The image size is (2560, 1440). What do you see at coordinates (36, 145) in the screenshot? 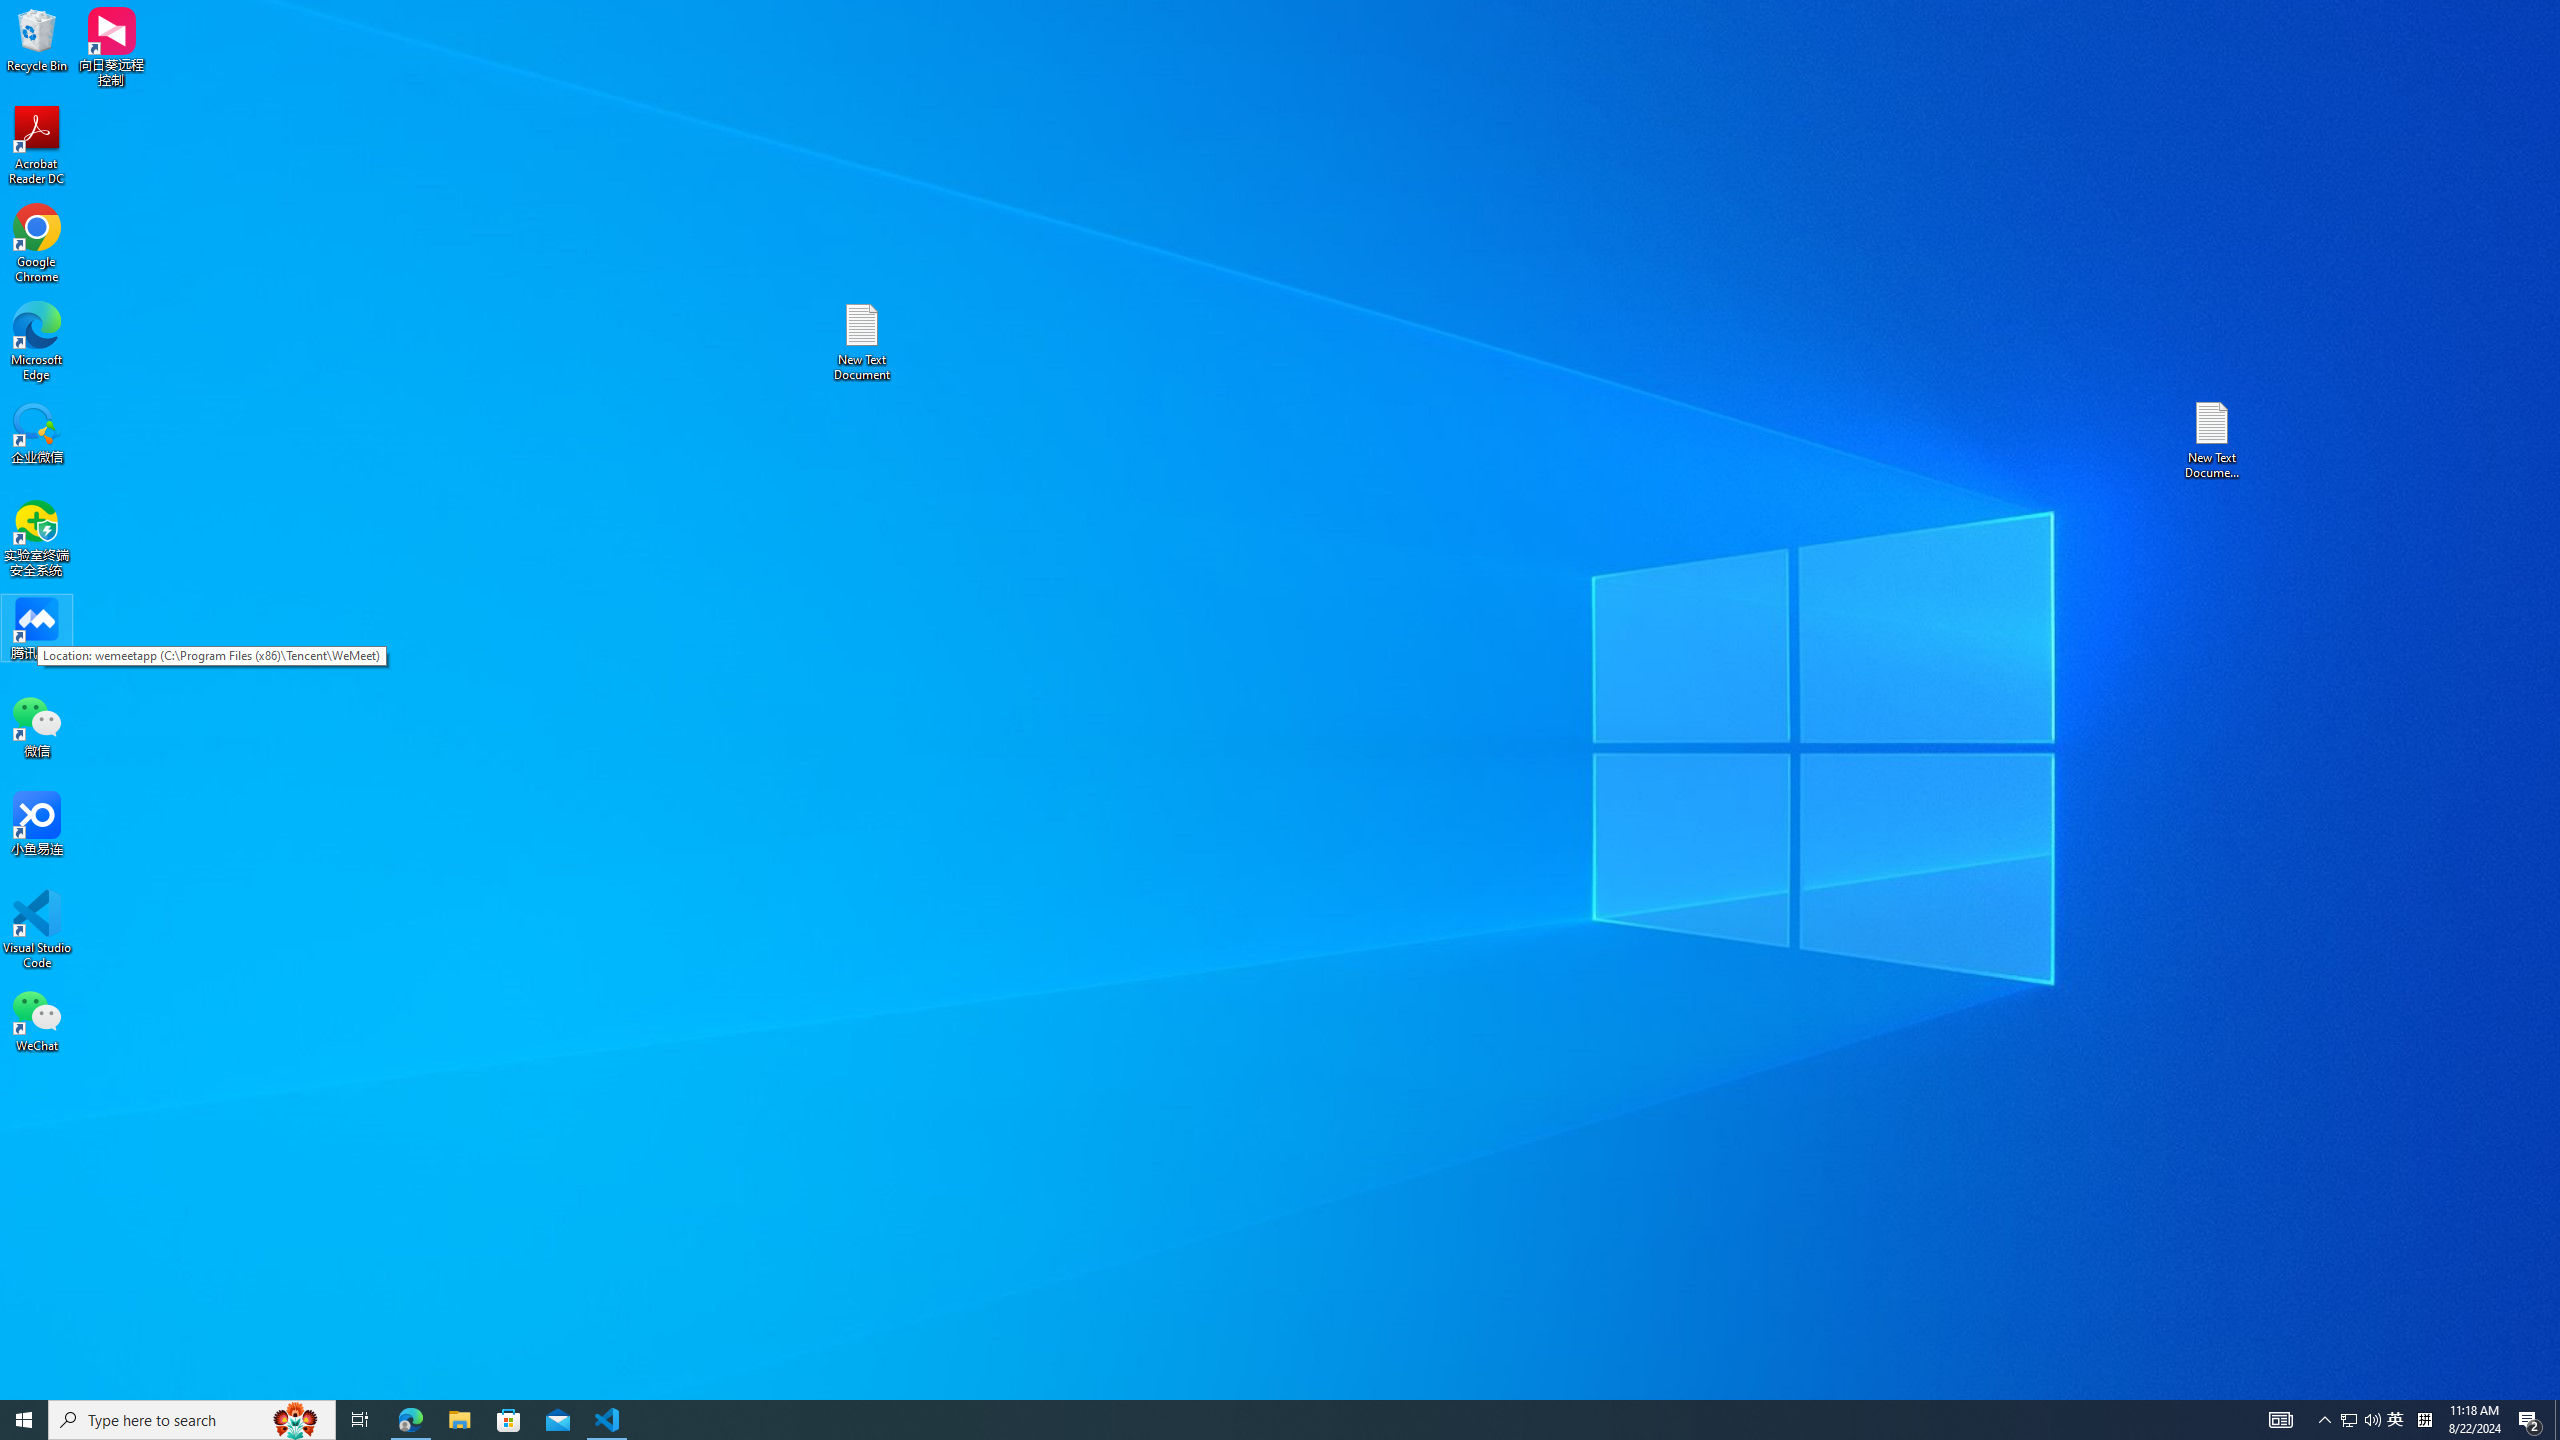
I see `'Acrobat Reader DC'` at bounding box center [36, 145].